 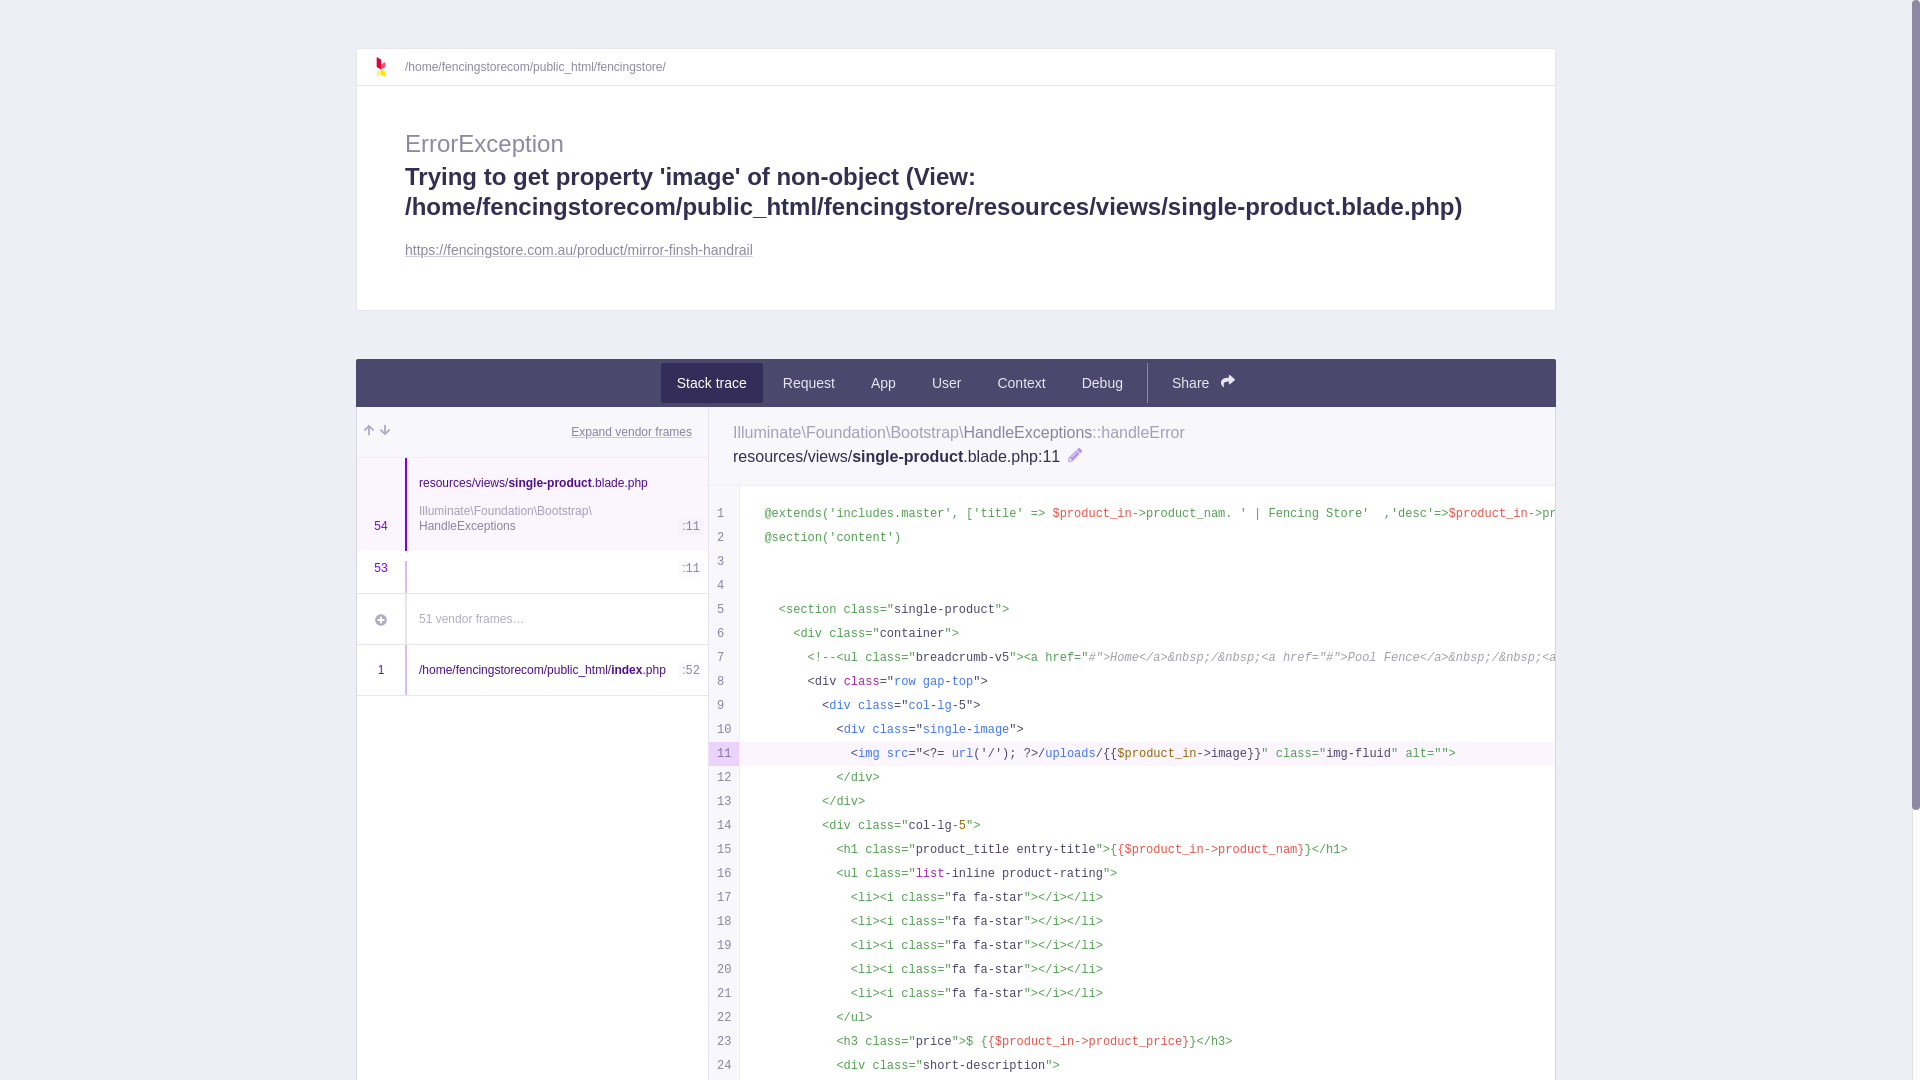 I want to click on 'Request', so click(x=809, y=382).